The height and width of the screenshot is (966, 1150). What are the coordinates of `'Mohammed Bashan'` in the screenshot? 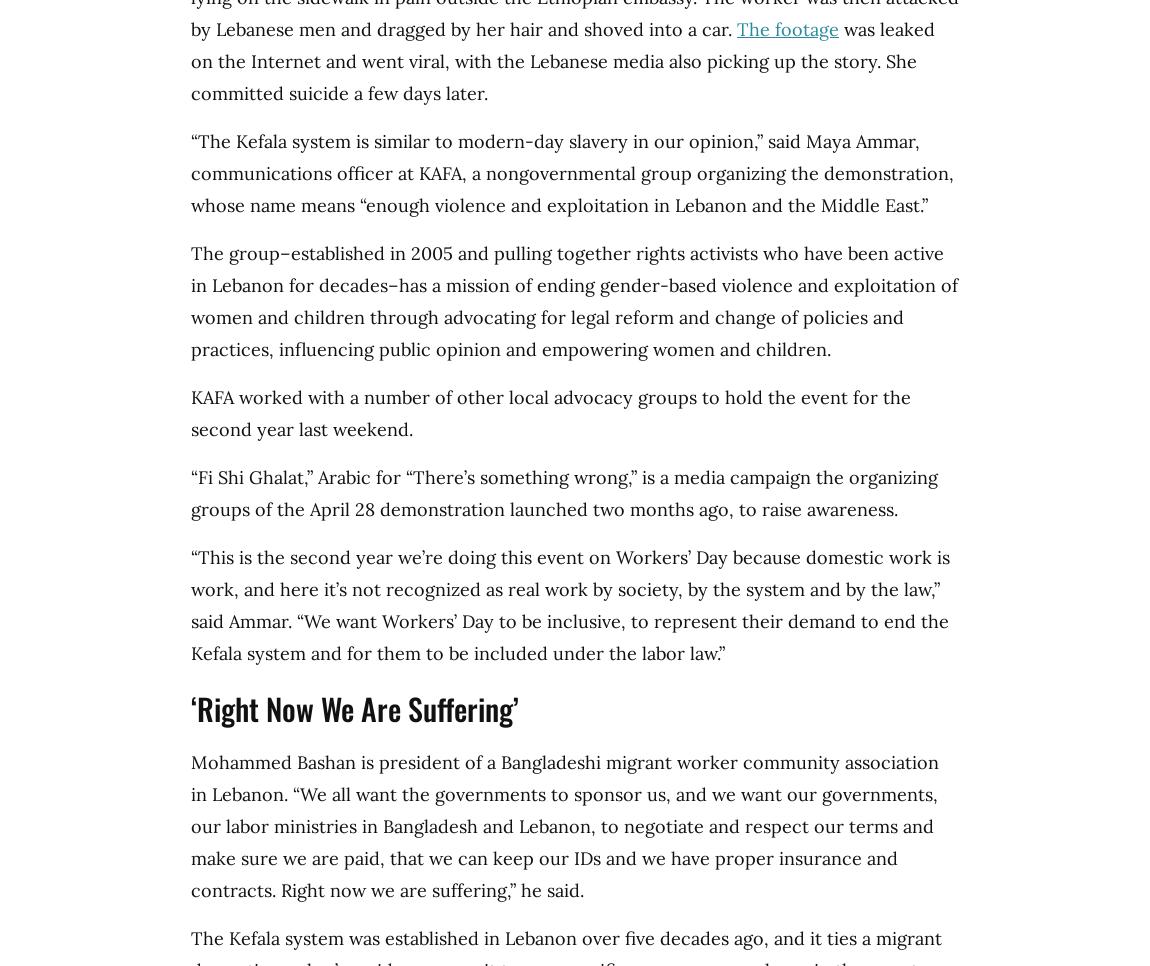 It's located at (272, 761).